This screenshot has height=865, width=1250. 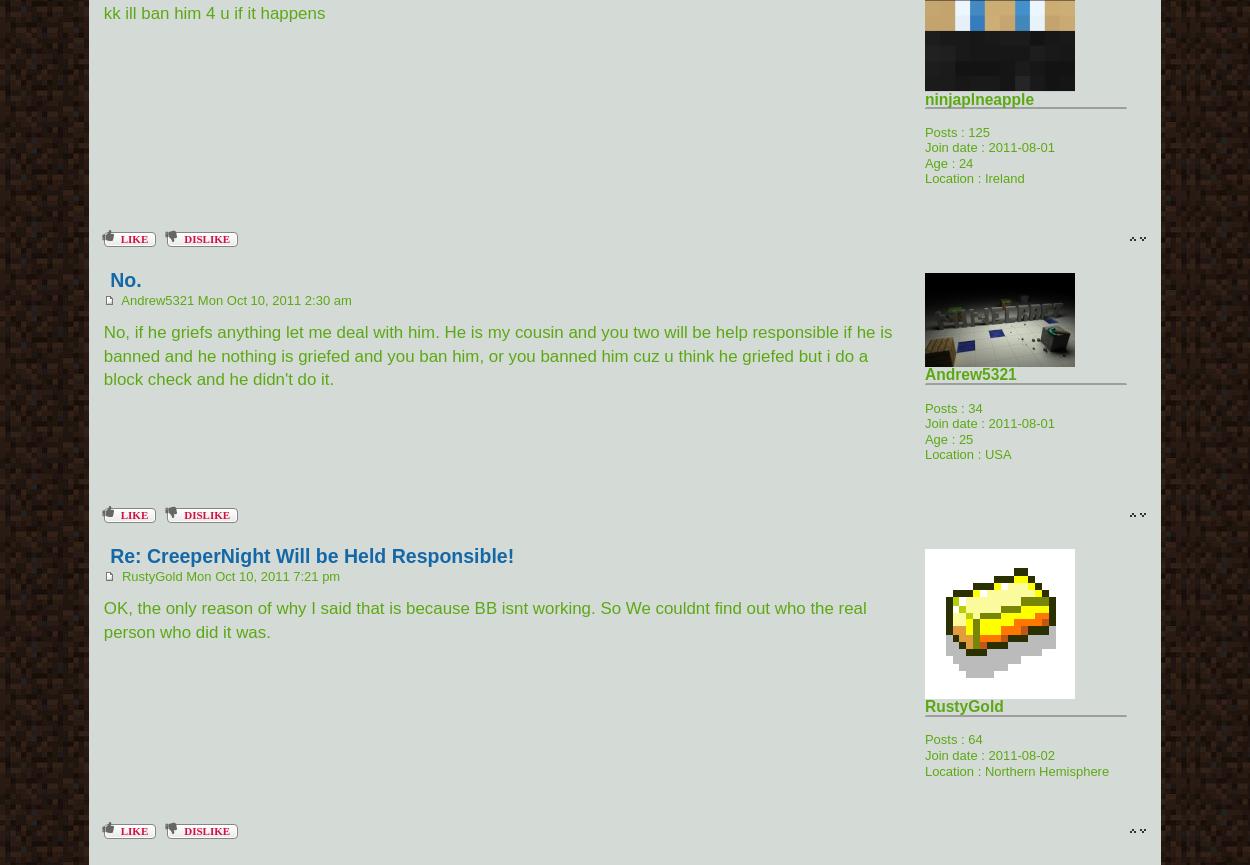 I want to click on 'RustyGold', so click(x=962, y=706).